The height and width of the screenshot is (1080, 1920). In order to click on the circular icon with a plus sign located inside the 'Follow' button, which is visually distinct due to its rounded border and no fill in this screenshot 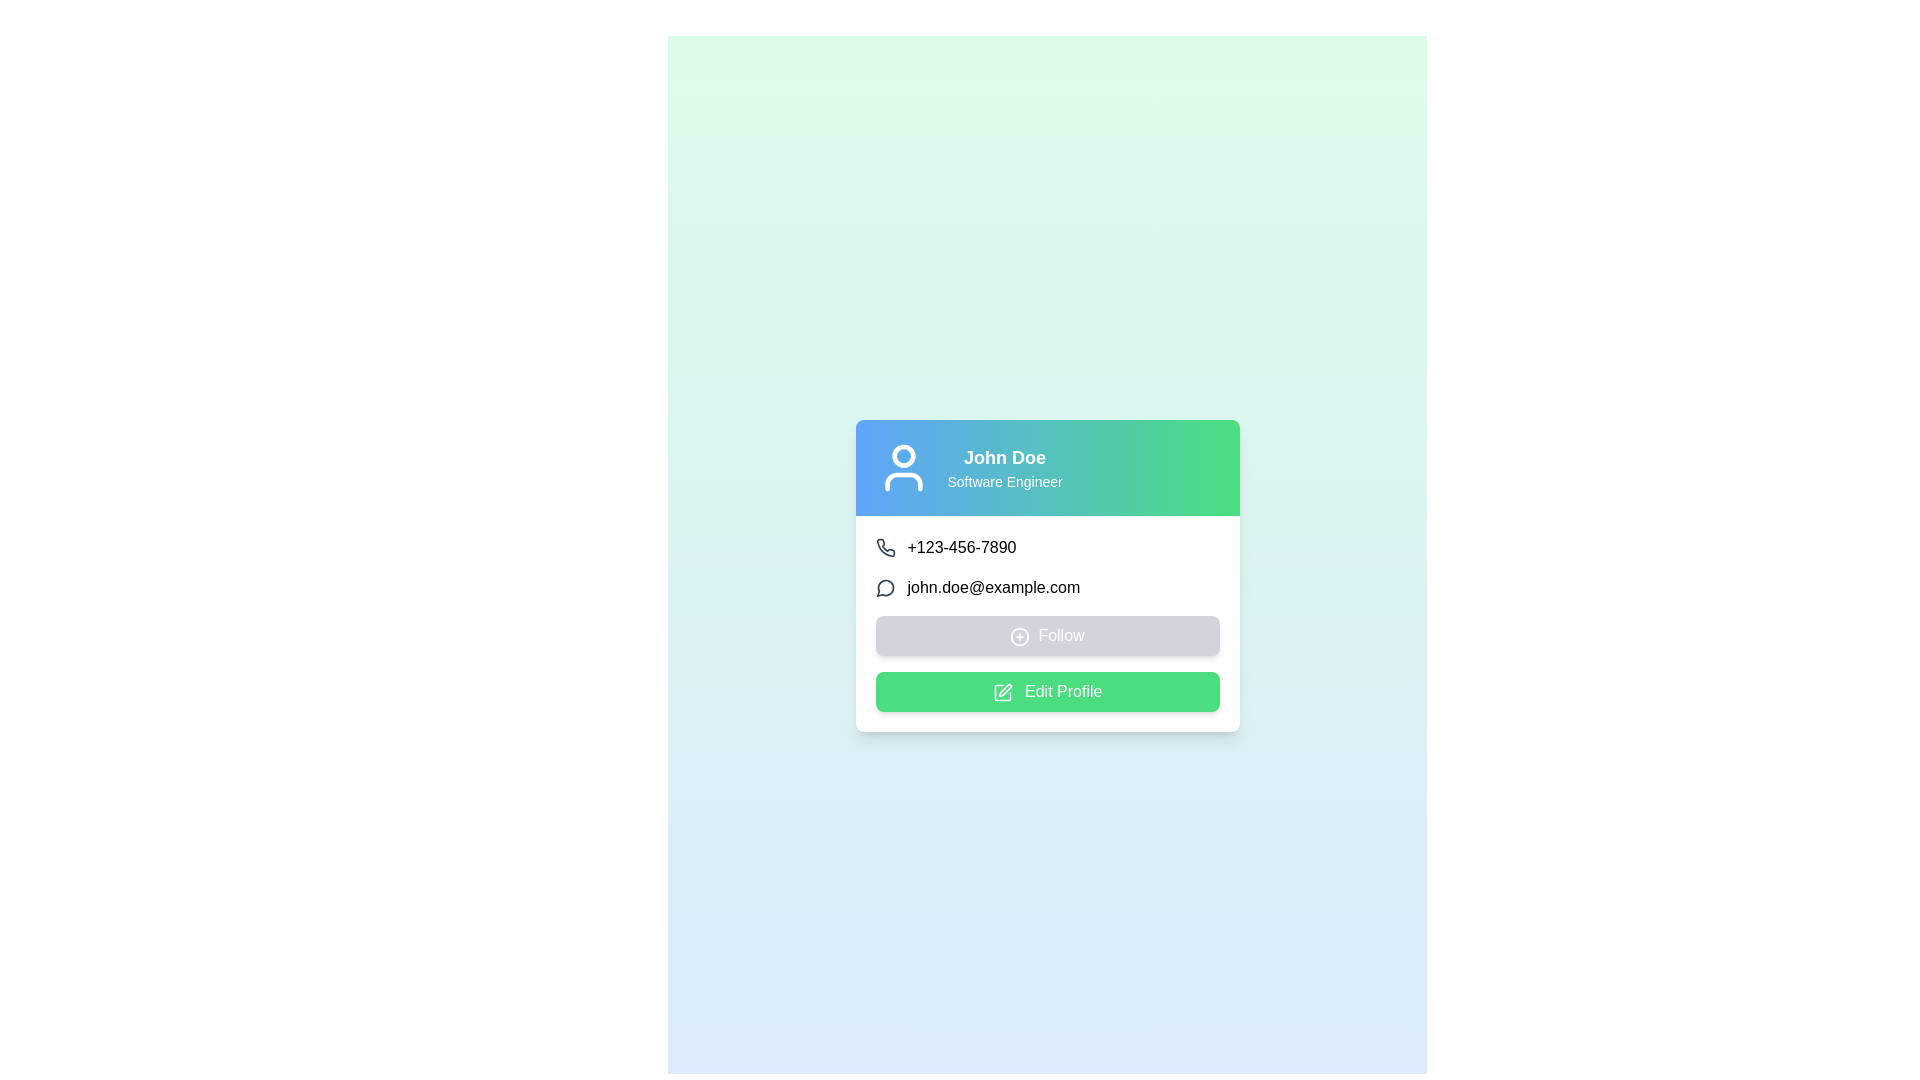, I will do `click(1020, 636)`.